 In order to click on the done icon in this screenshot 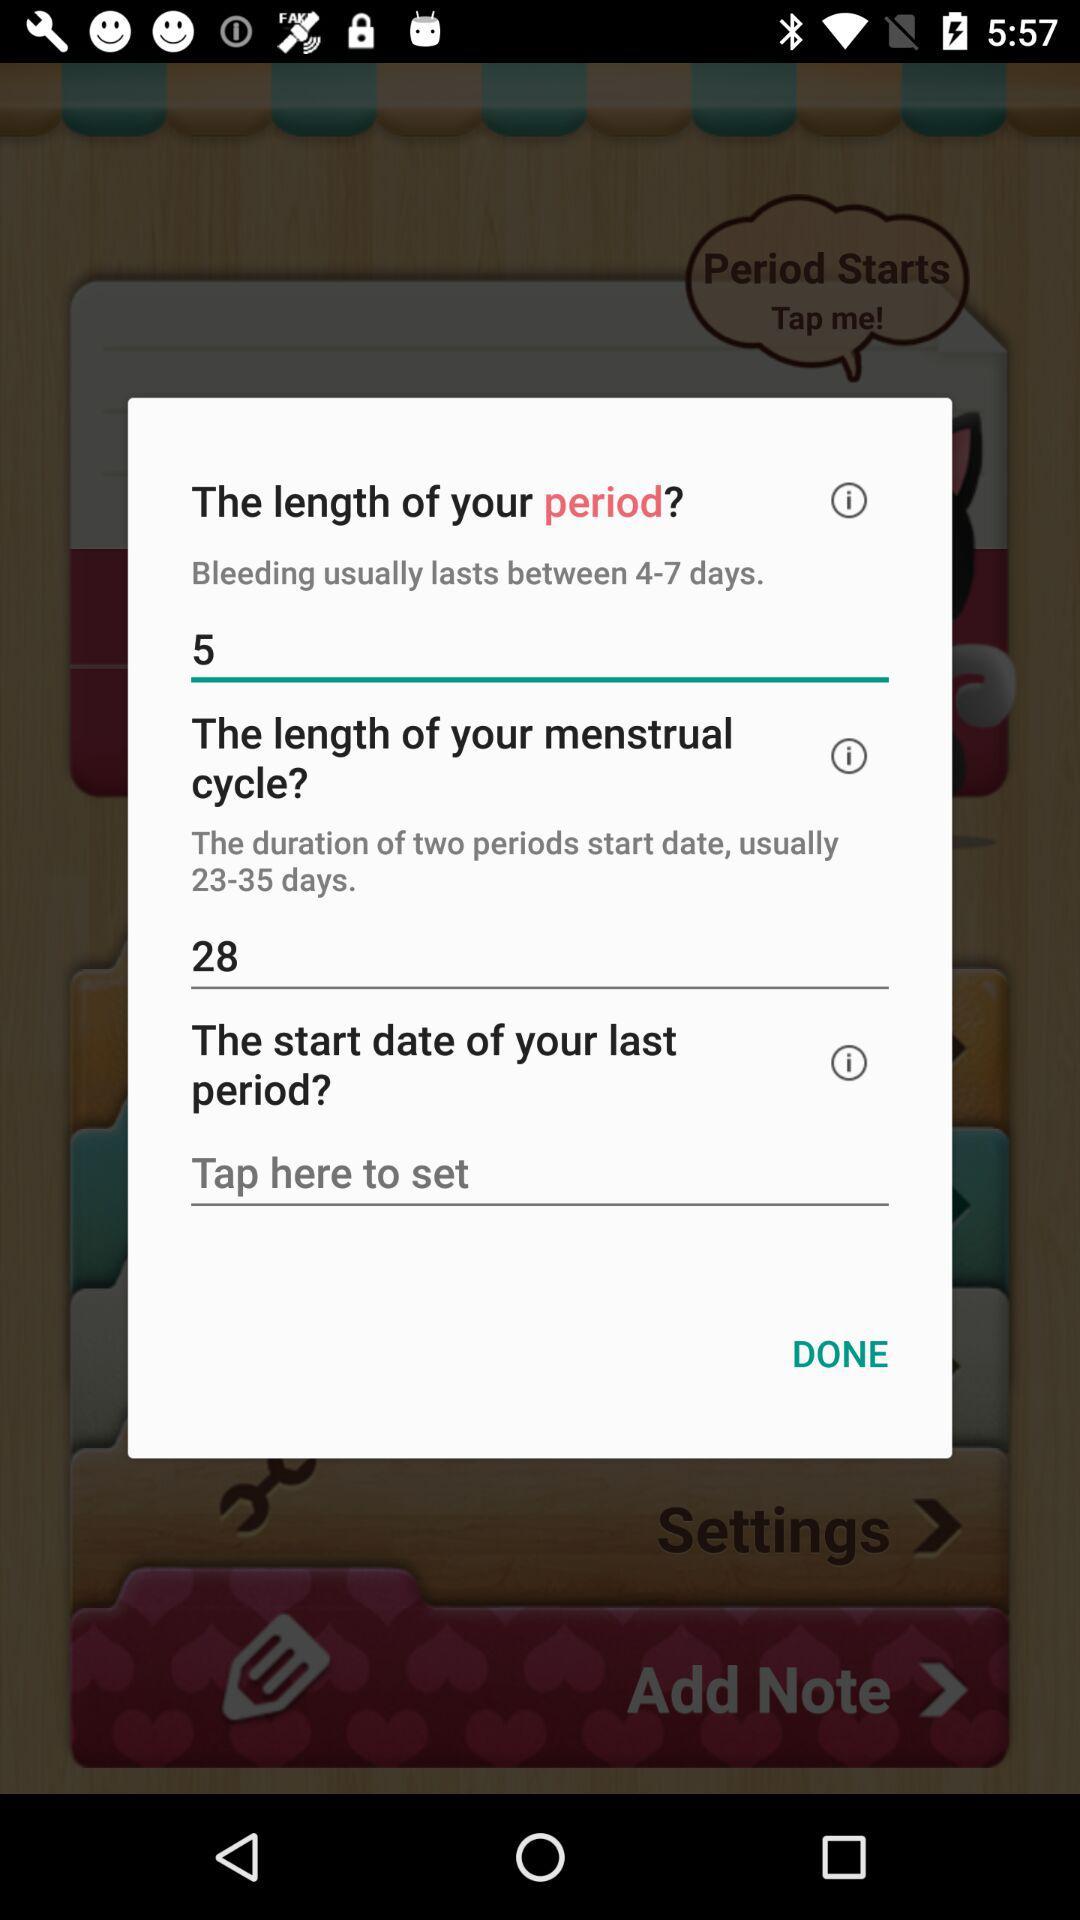, I will do `click(840, 1353)`.